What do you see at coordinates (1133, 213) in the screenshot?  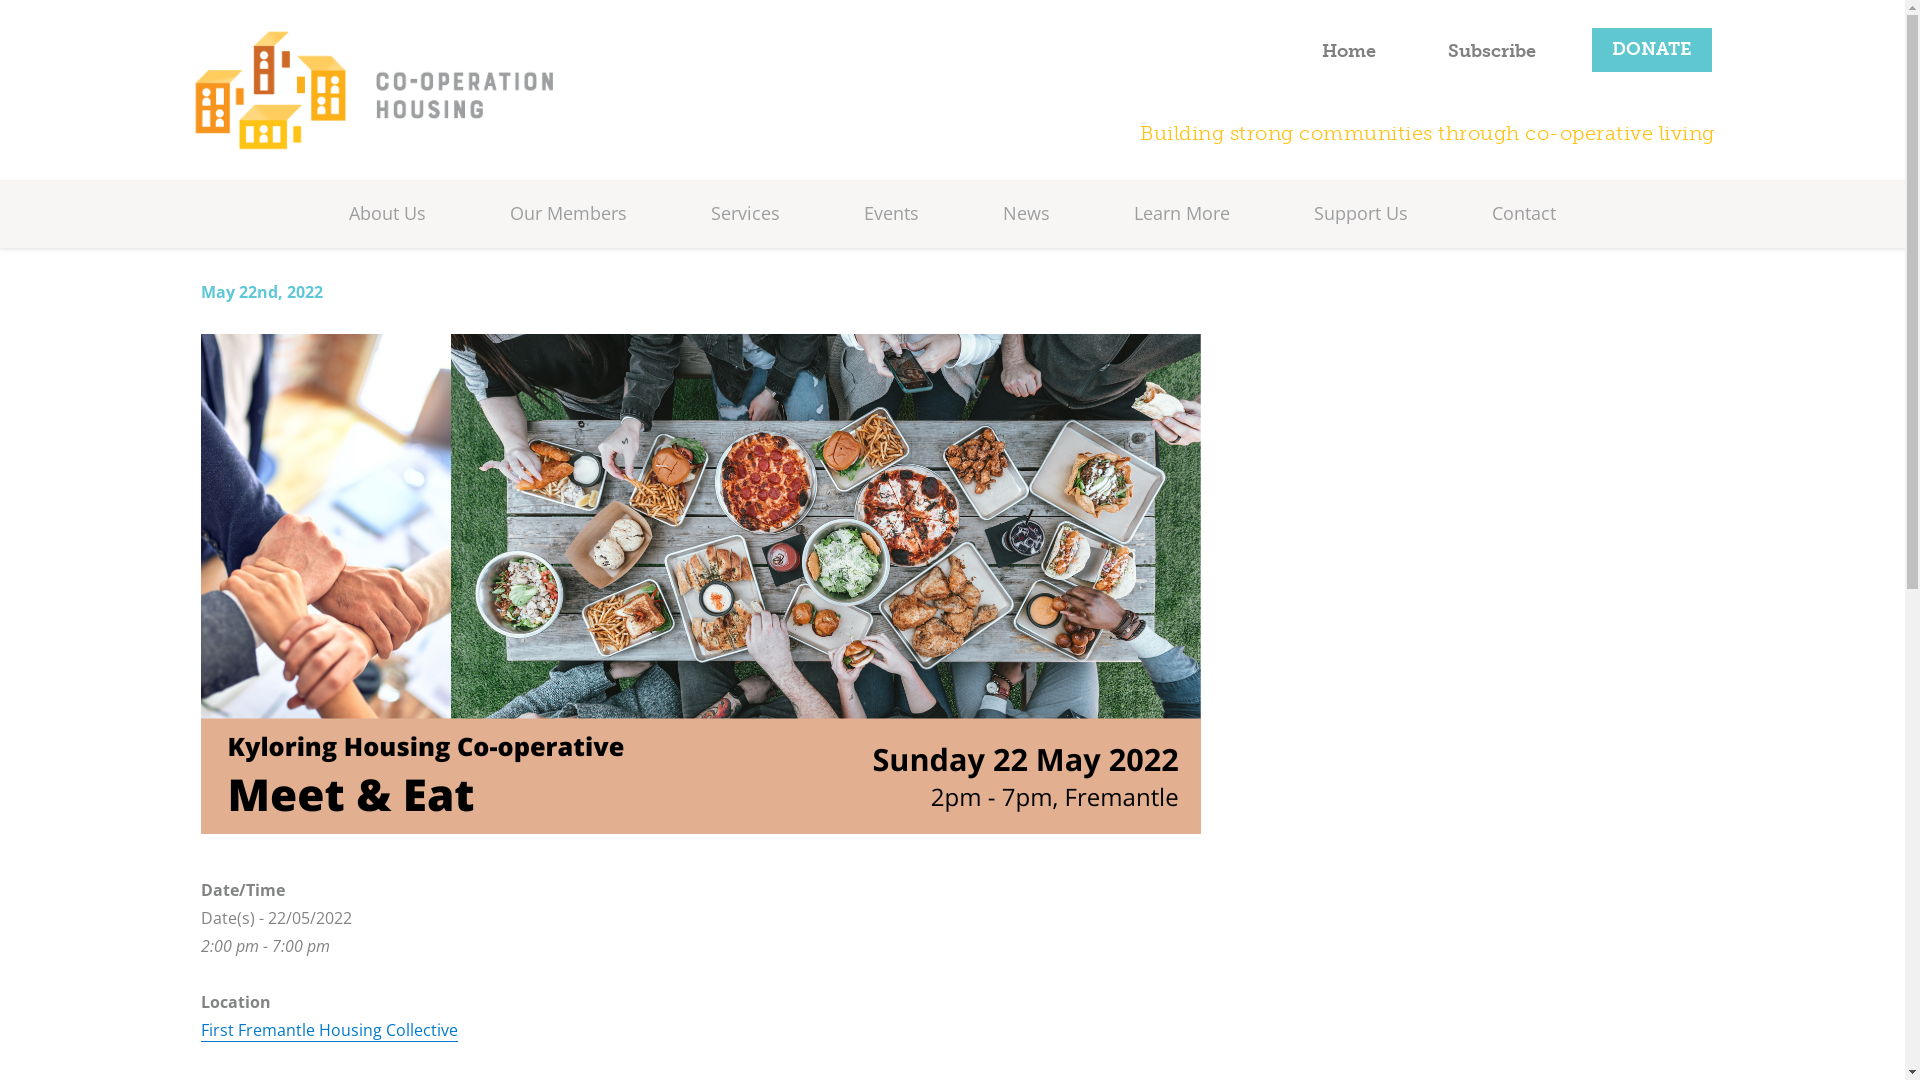 I see `'Learn More'` at bounding box center [1133, 213].